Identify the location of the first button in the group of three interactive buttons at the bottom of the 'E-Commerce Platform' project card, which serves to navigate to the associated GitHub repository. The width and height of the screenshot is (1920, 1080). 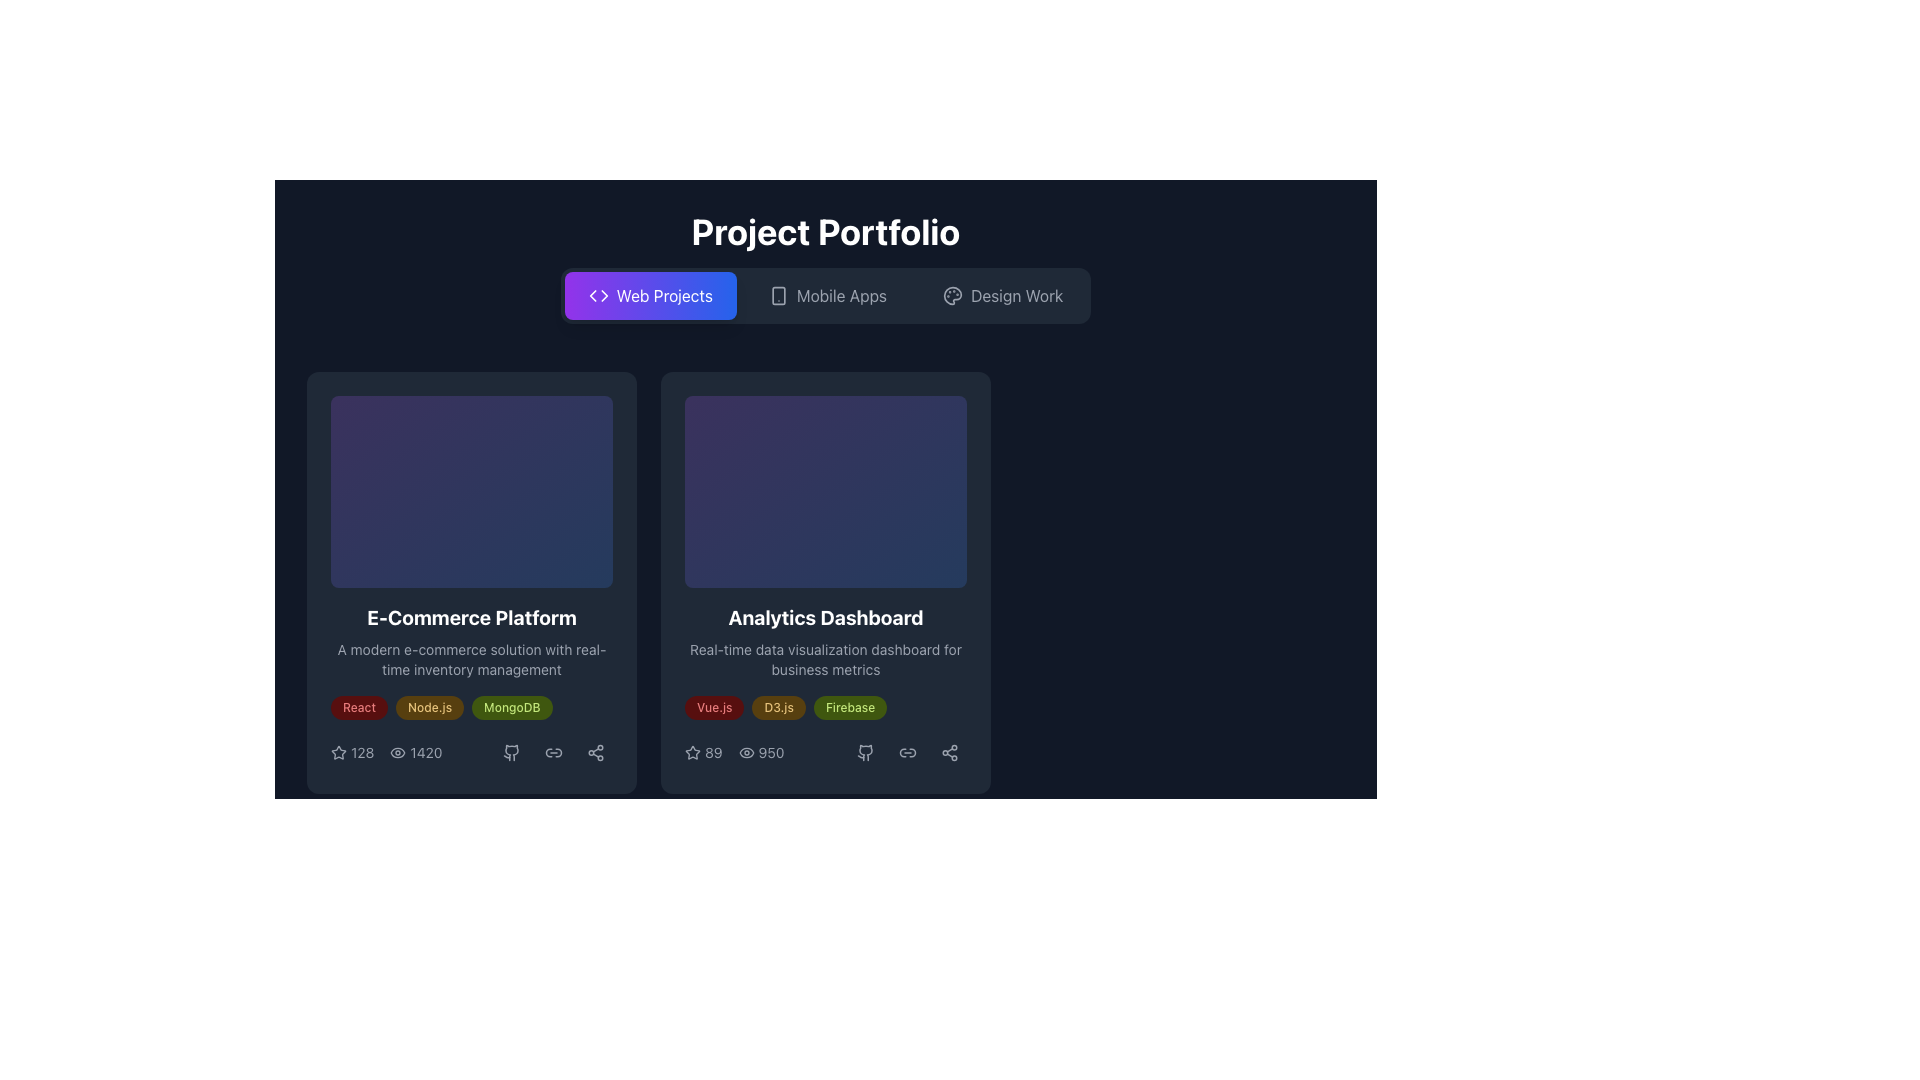
(512, 752).